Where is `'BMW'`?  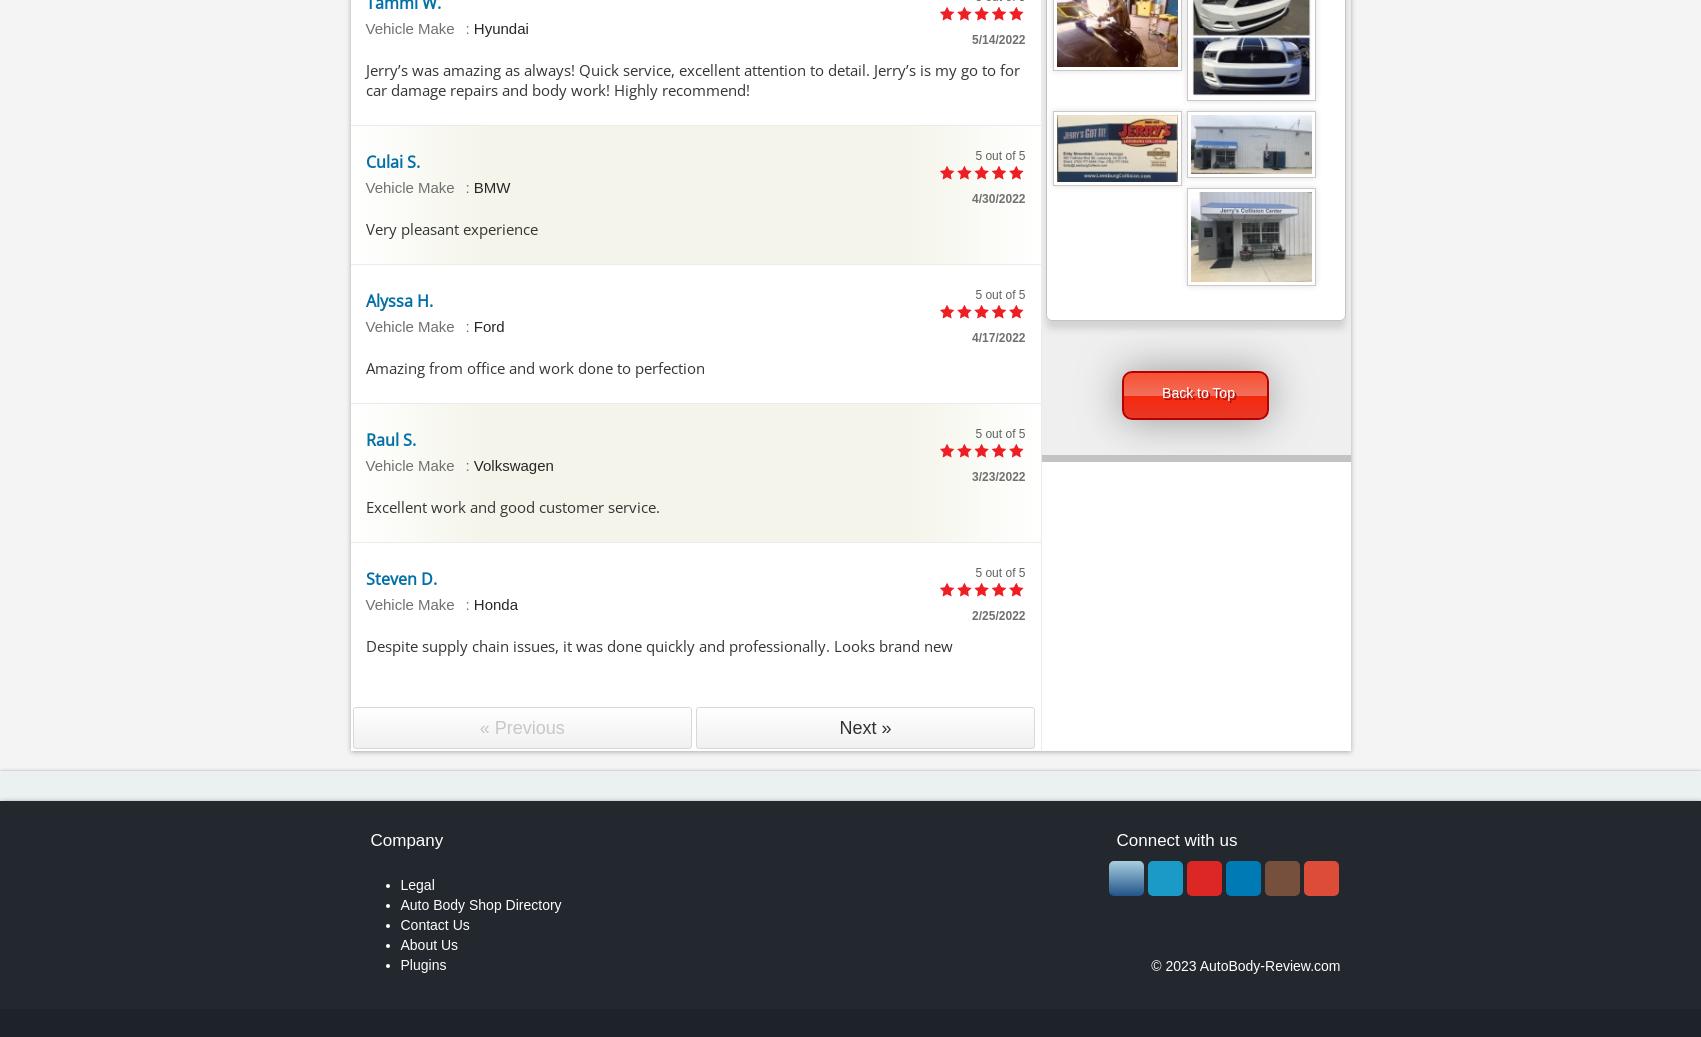 'BMW' is located at coordinates (472, 185).